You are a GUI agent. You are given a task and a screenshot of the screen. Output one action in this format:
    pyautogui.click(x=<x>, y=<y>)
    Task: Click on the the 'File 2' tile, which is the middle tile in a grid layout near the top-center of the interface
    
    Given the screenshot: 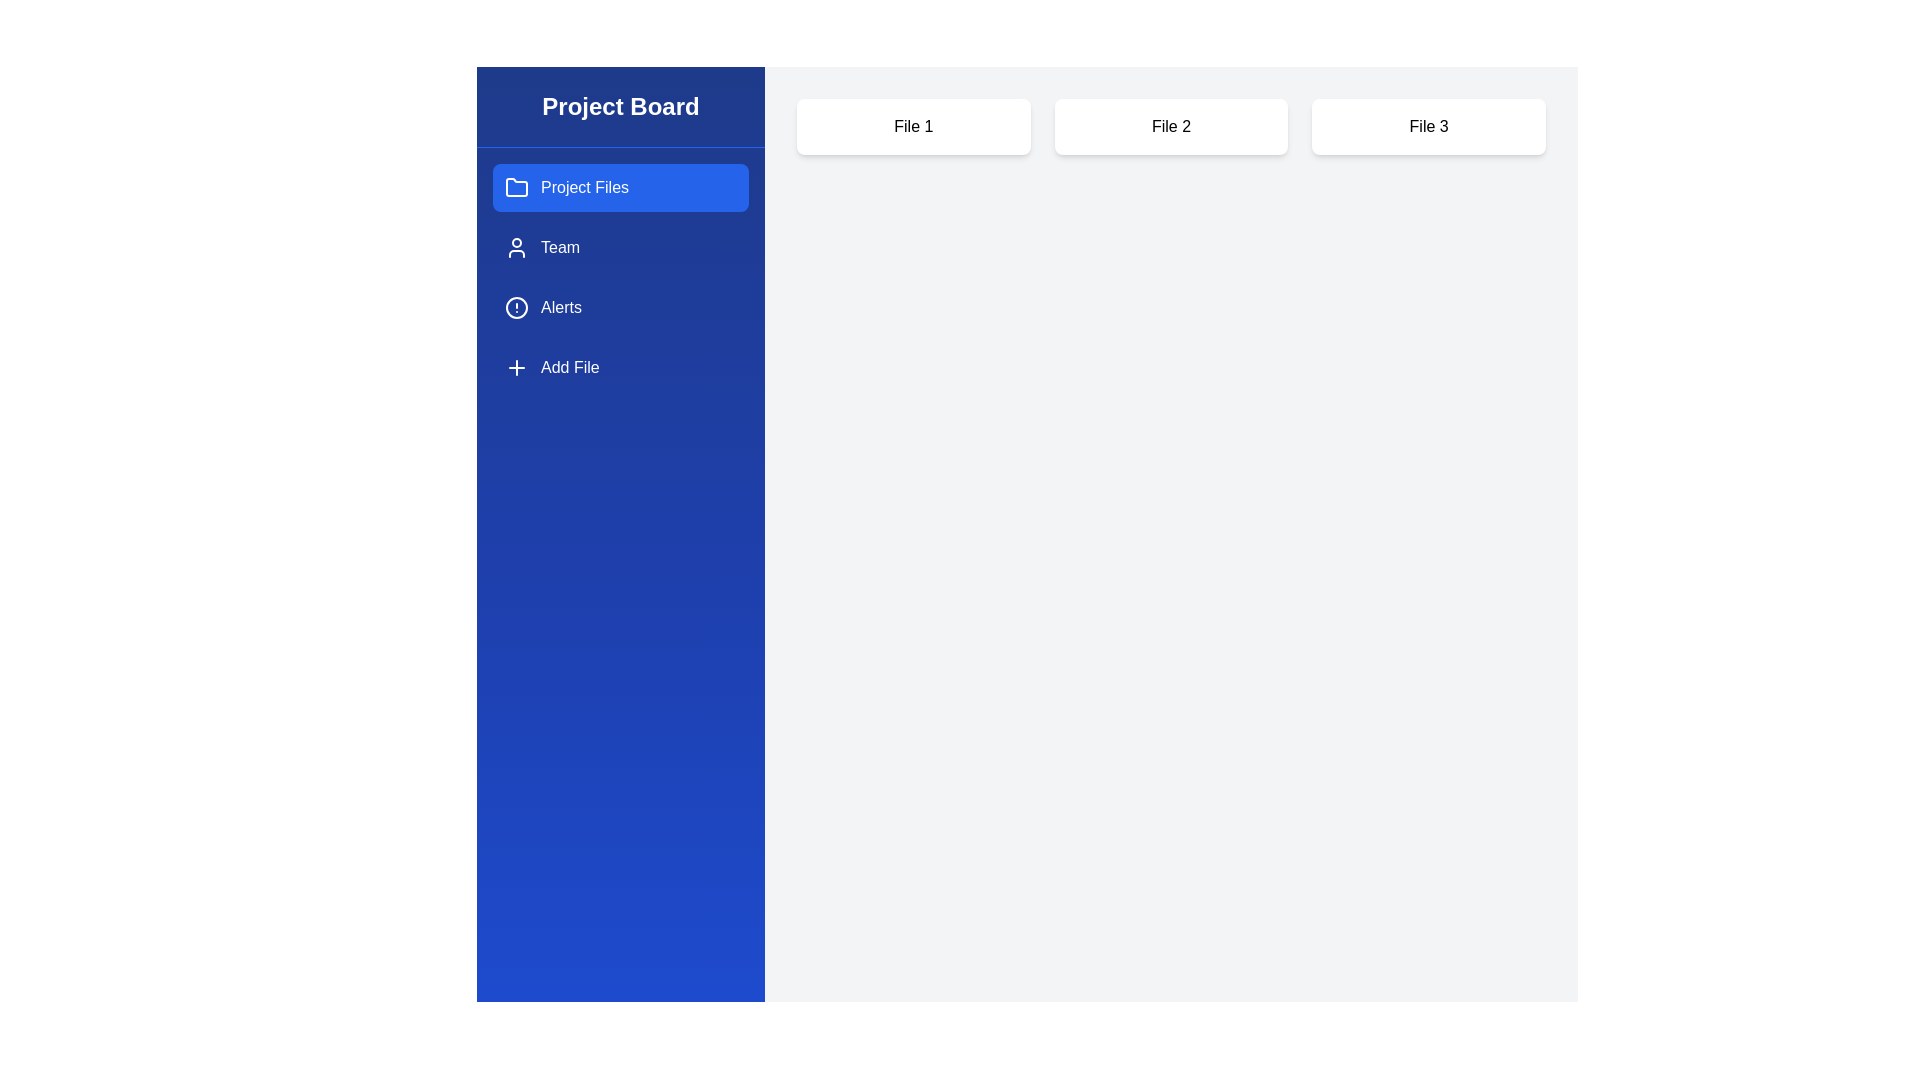 What is the action you would take?
    pyautogui.click(x=1171, y=127)
    